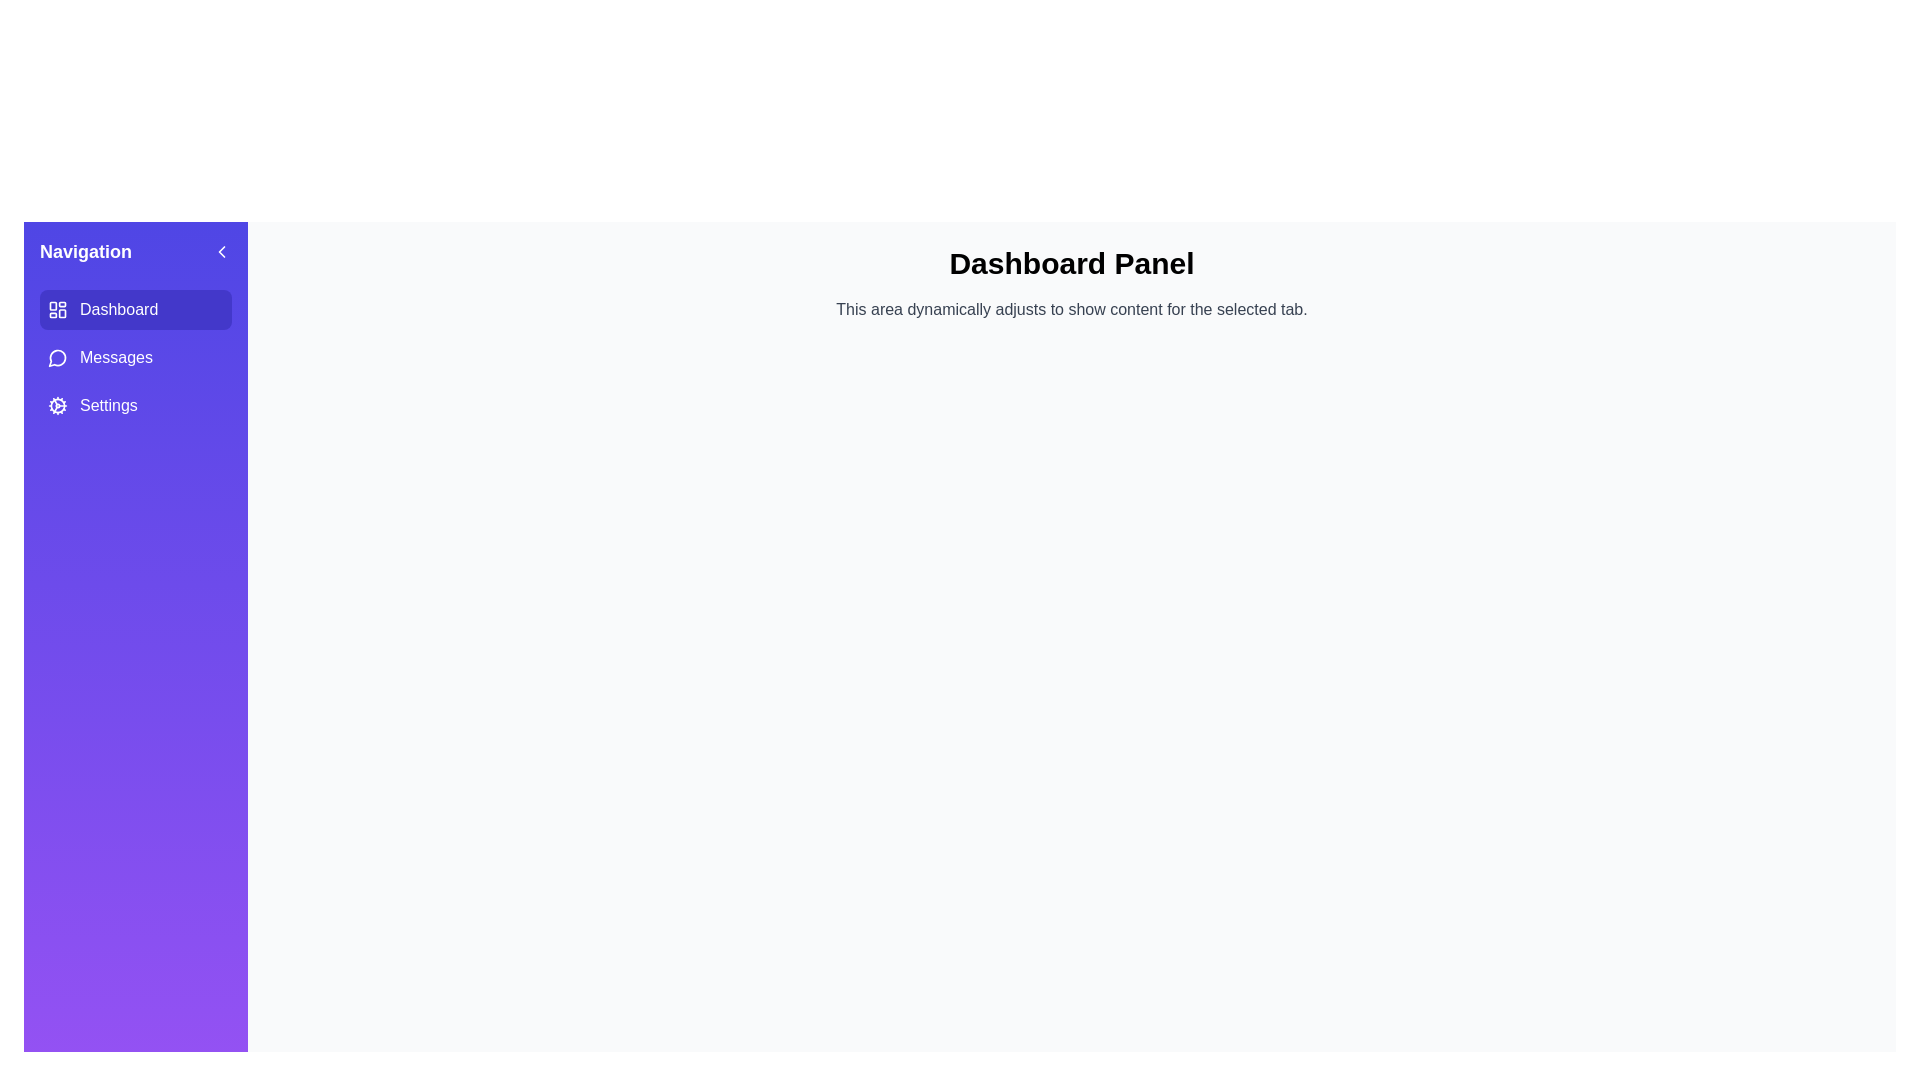  I want to click on the drawer toggle button to toggle the drawer's open and close state, so click(221, 250).